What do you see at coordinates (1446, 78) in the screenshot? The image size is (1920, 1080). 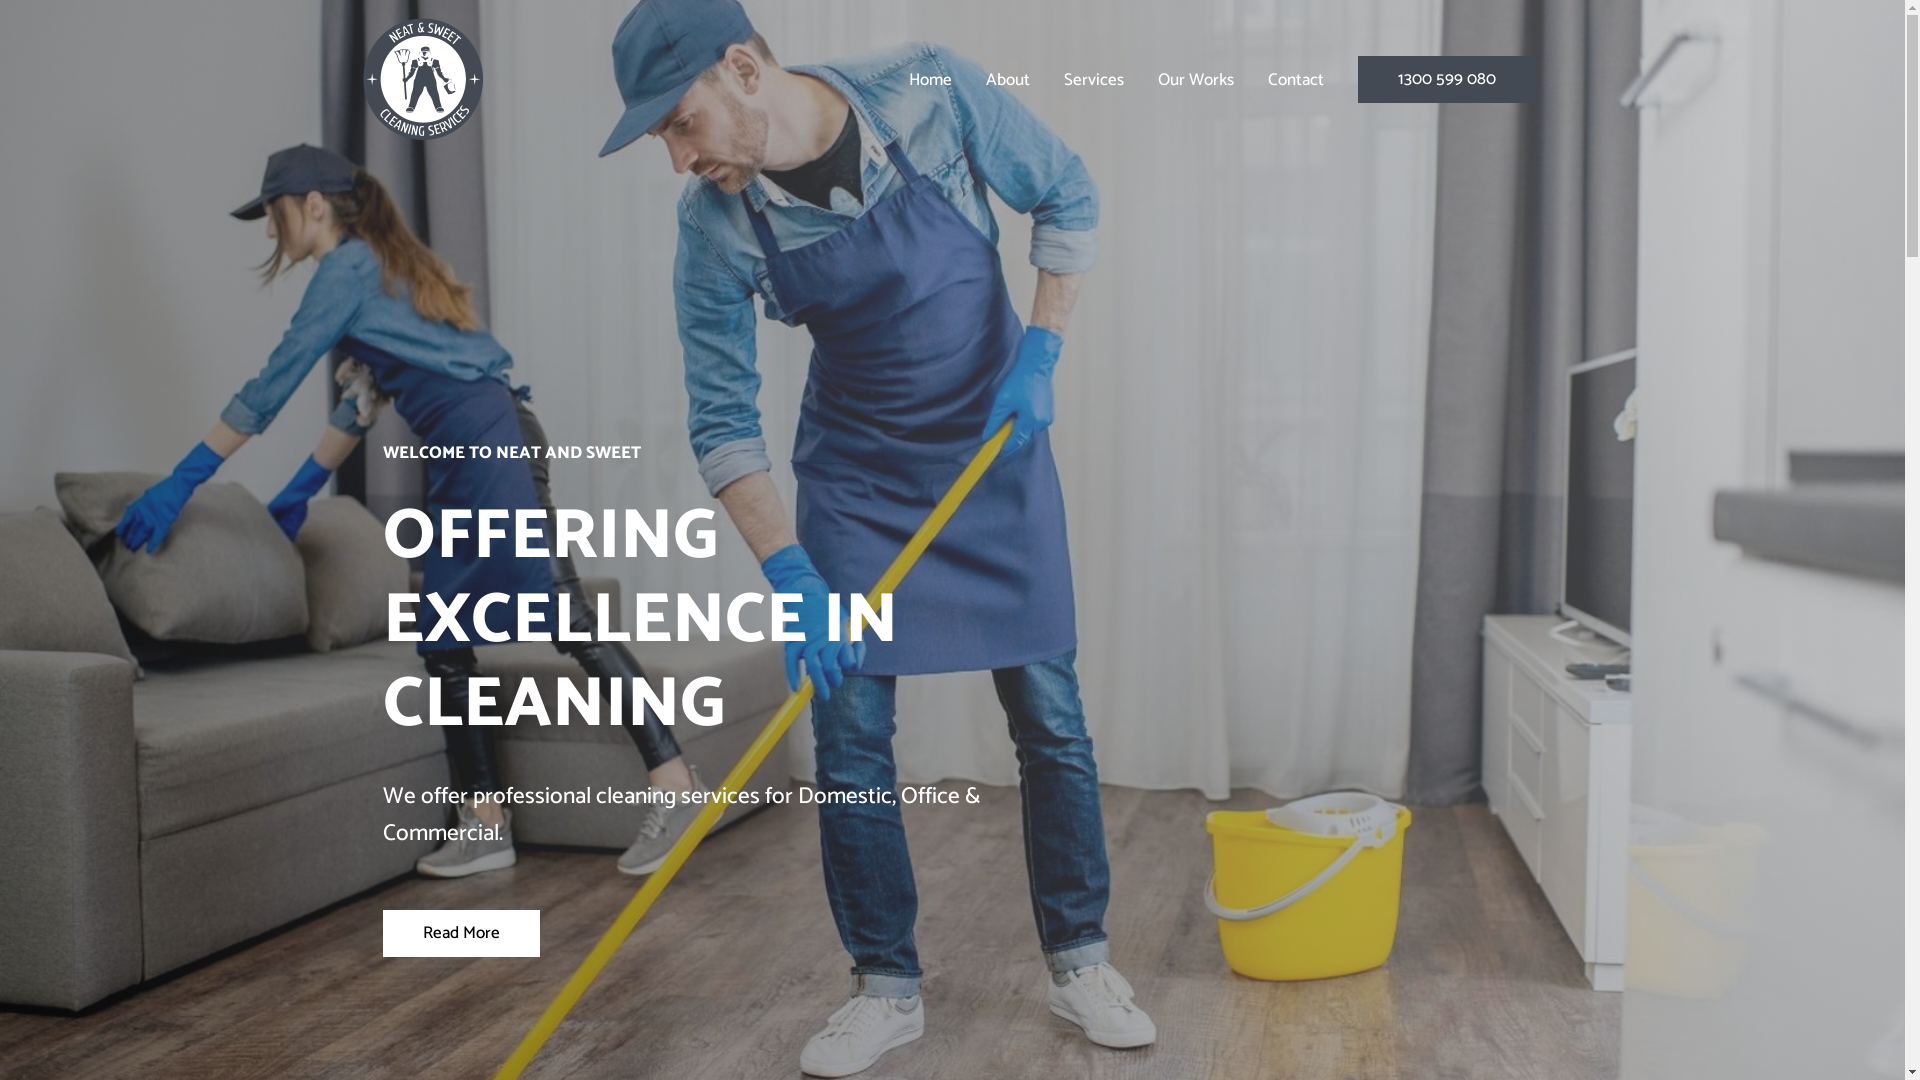 I see `'1300 599 080'` at bounding box center [1446, 78].